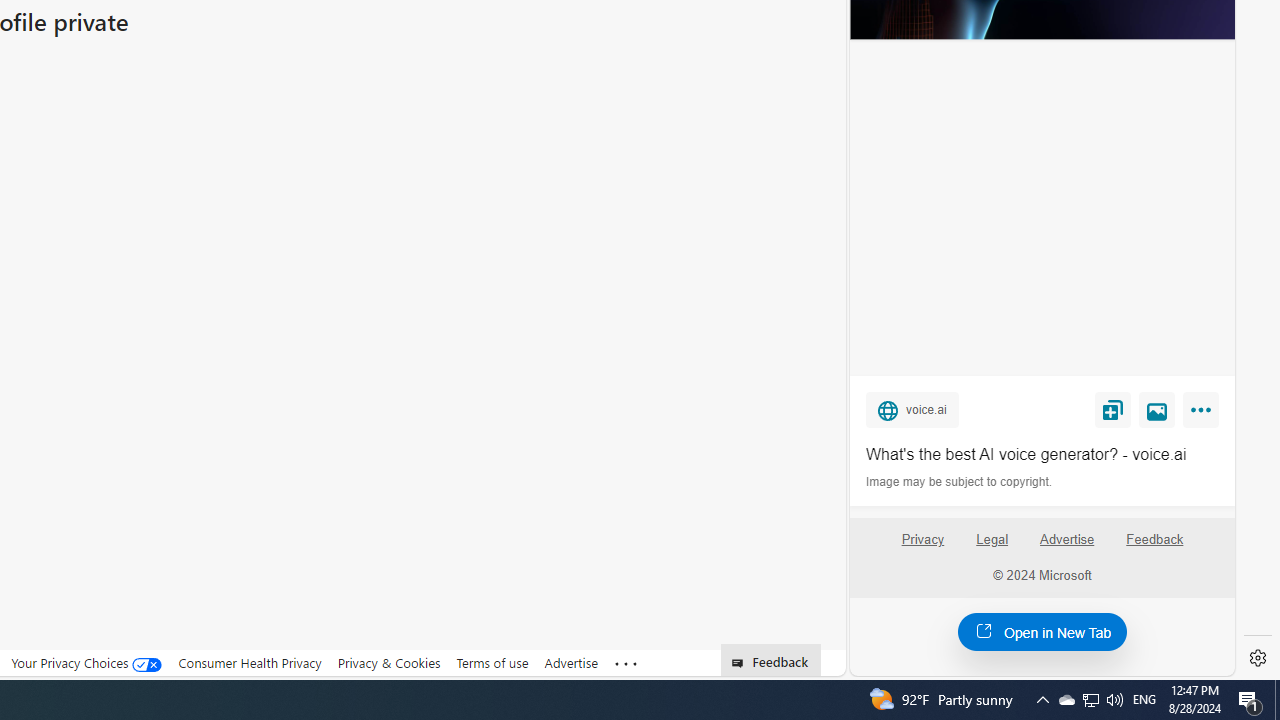 The height and width of the screenshot is (720, 1280). I want to click on 'Terms of use', so click(492, 663).